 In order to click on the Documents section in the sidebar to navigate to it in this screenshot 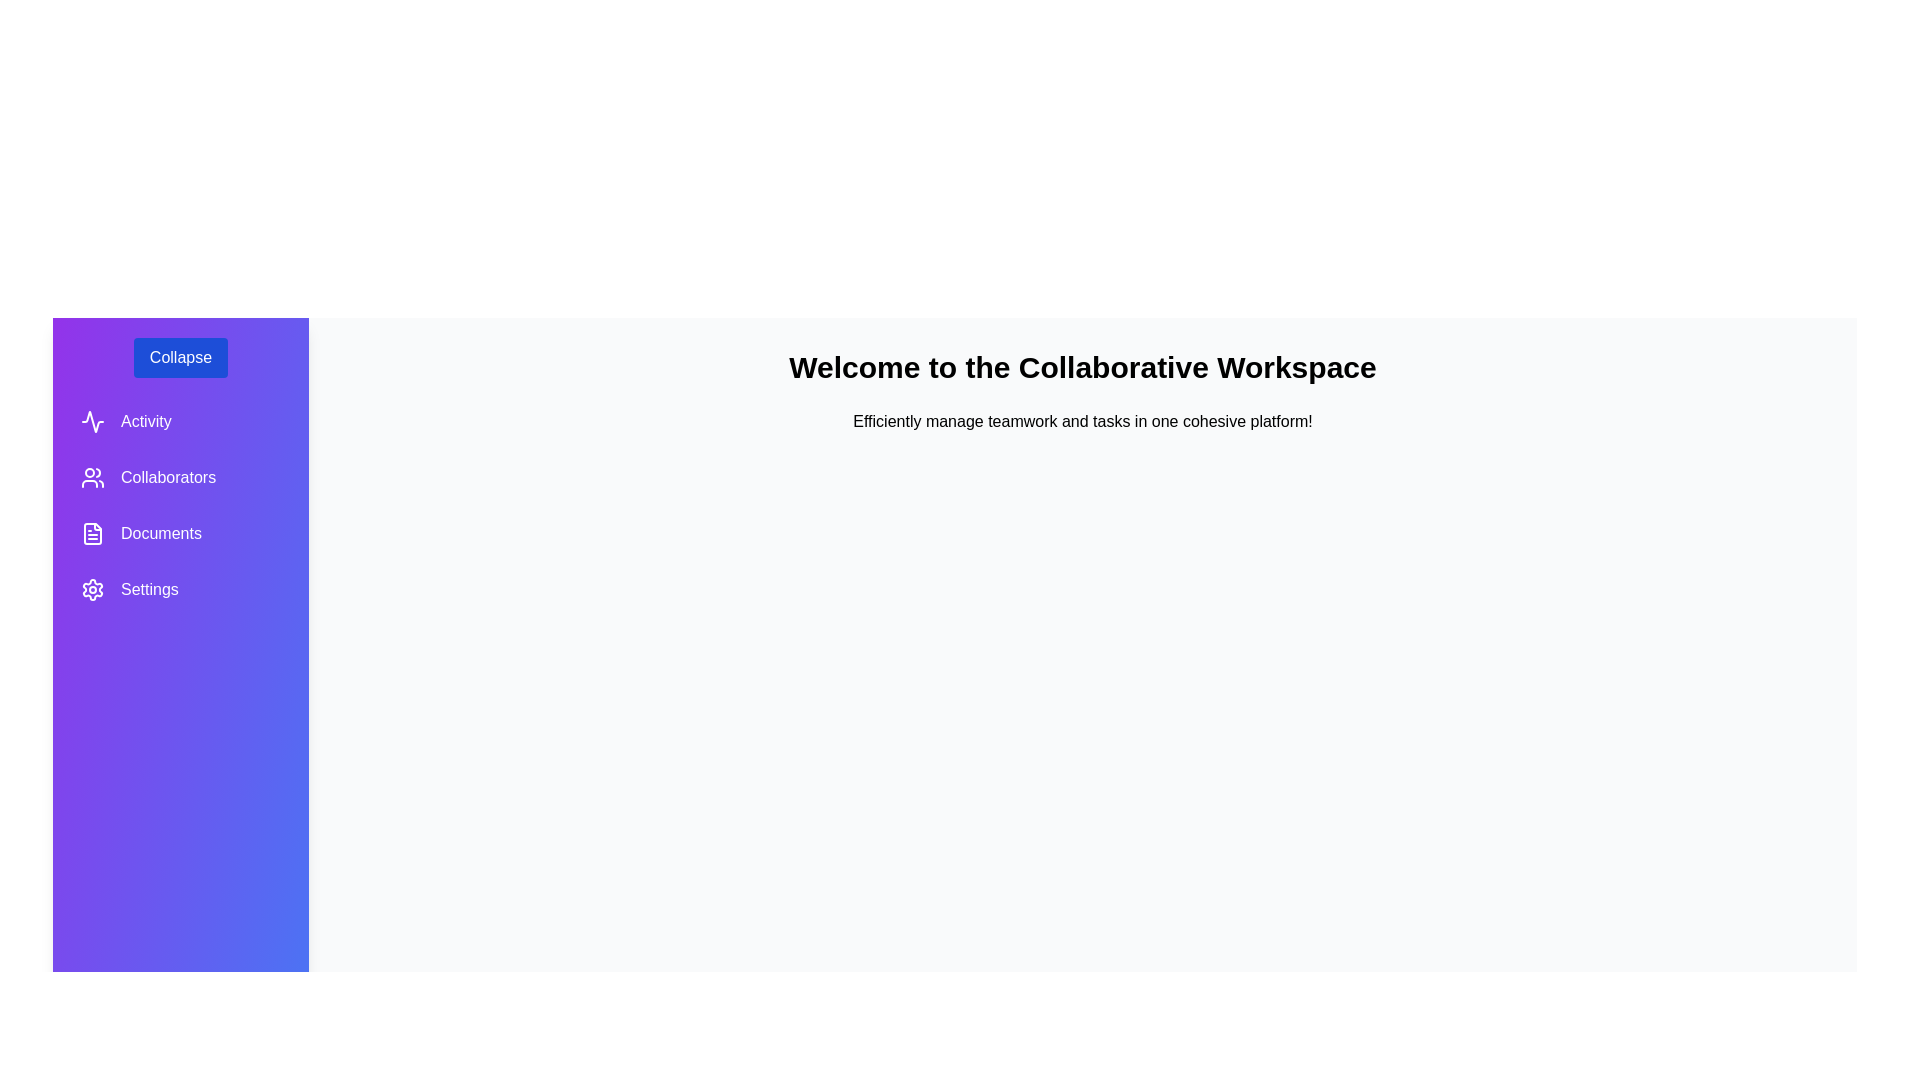, I will do `click(181, 532)`.